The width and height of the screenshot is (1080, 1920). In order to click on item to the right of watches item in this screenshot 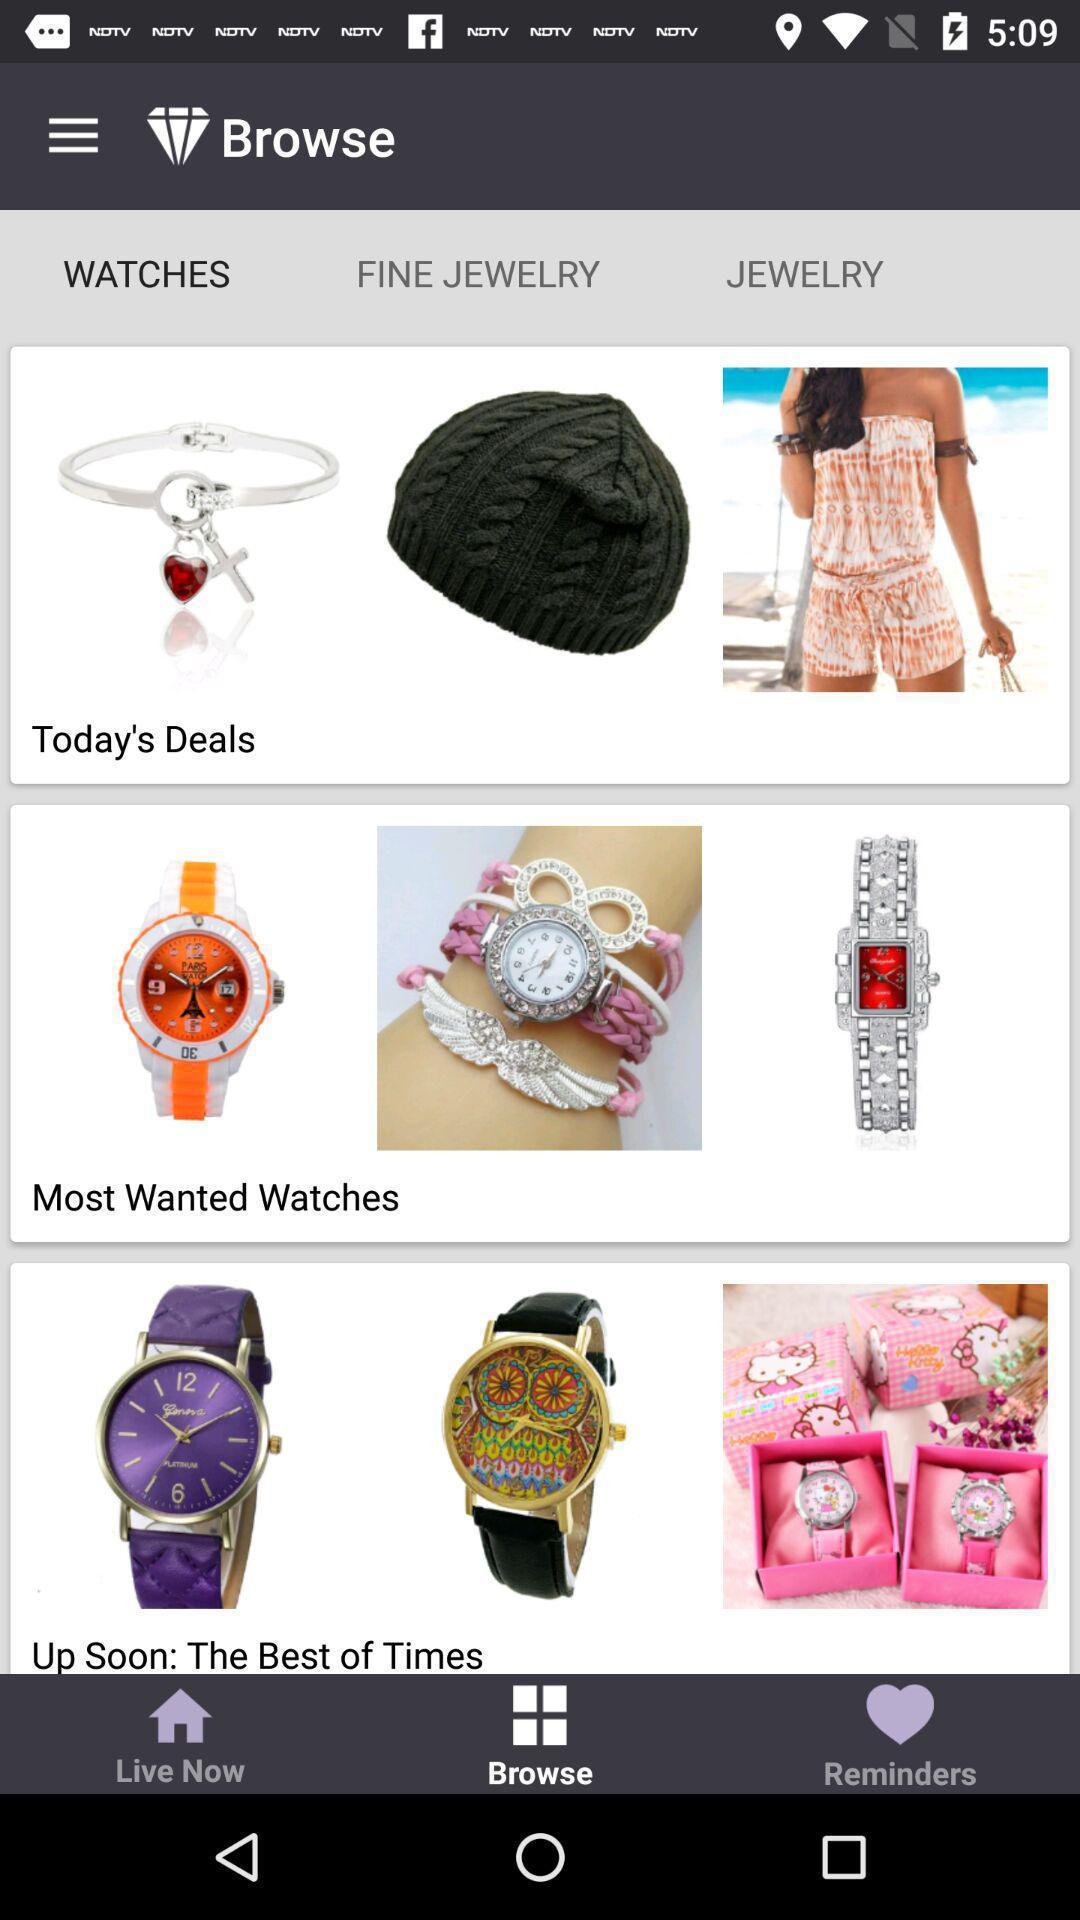, I will do `click(478, 272)`.